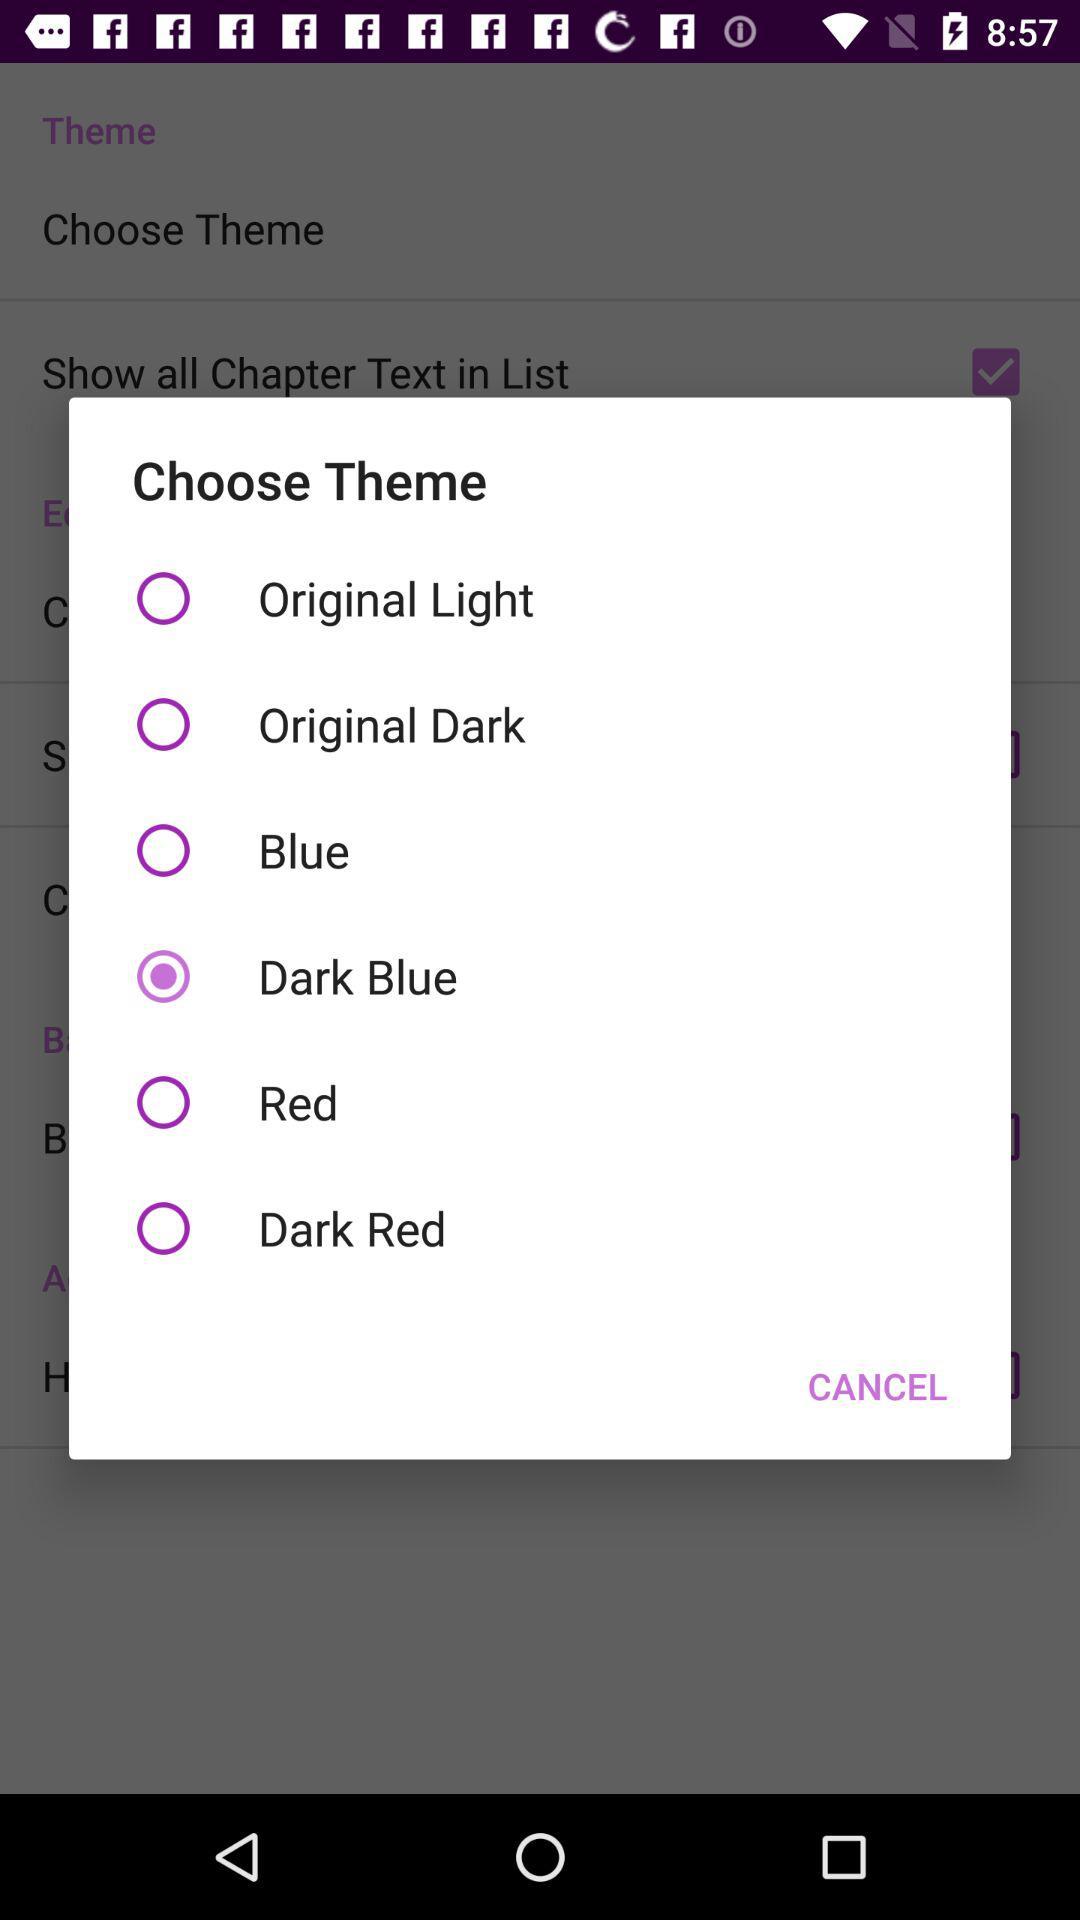 This screenshot has height=1920, width=1080. Describe the element at coordinates (876, 1385) in the screenshot. I see `the item below the dark red checkbox` at that location.